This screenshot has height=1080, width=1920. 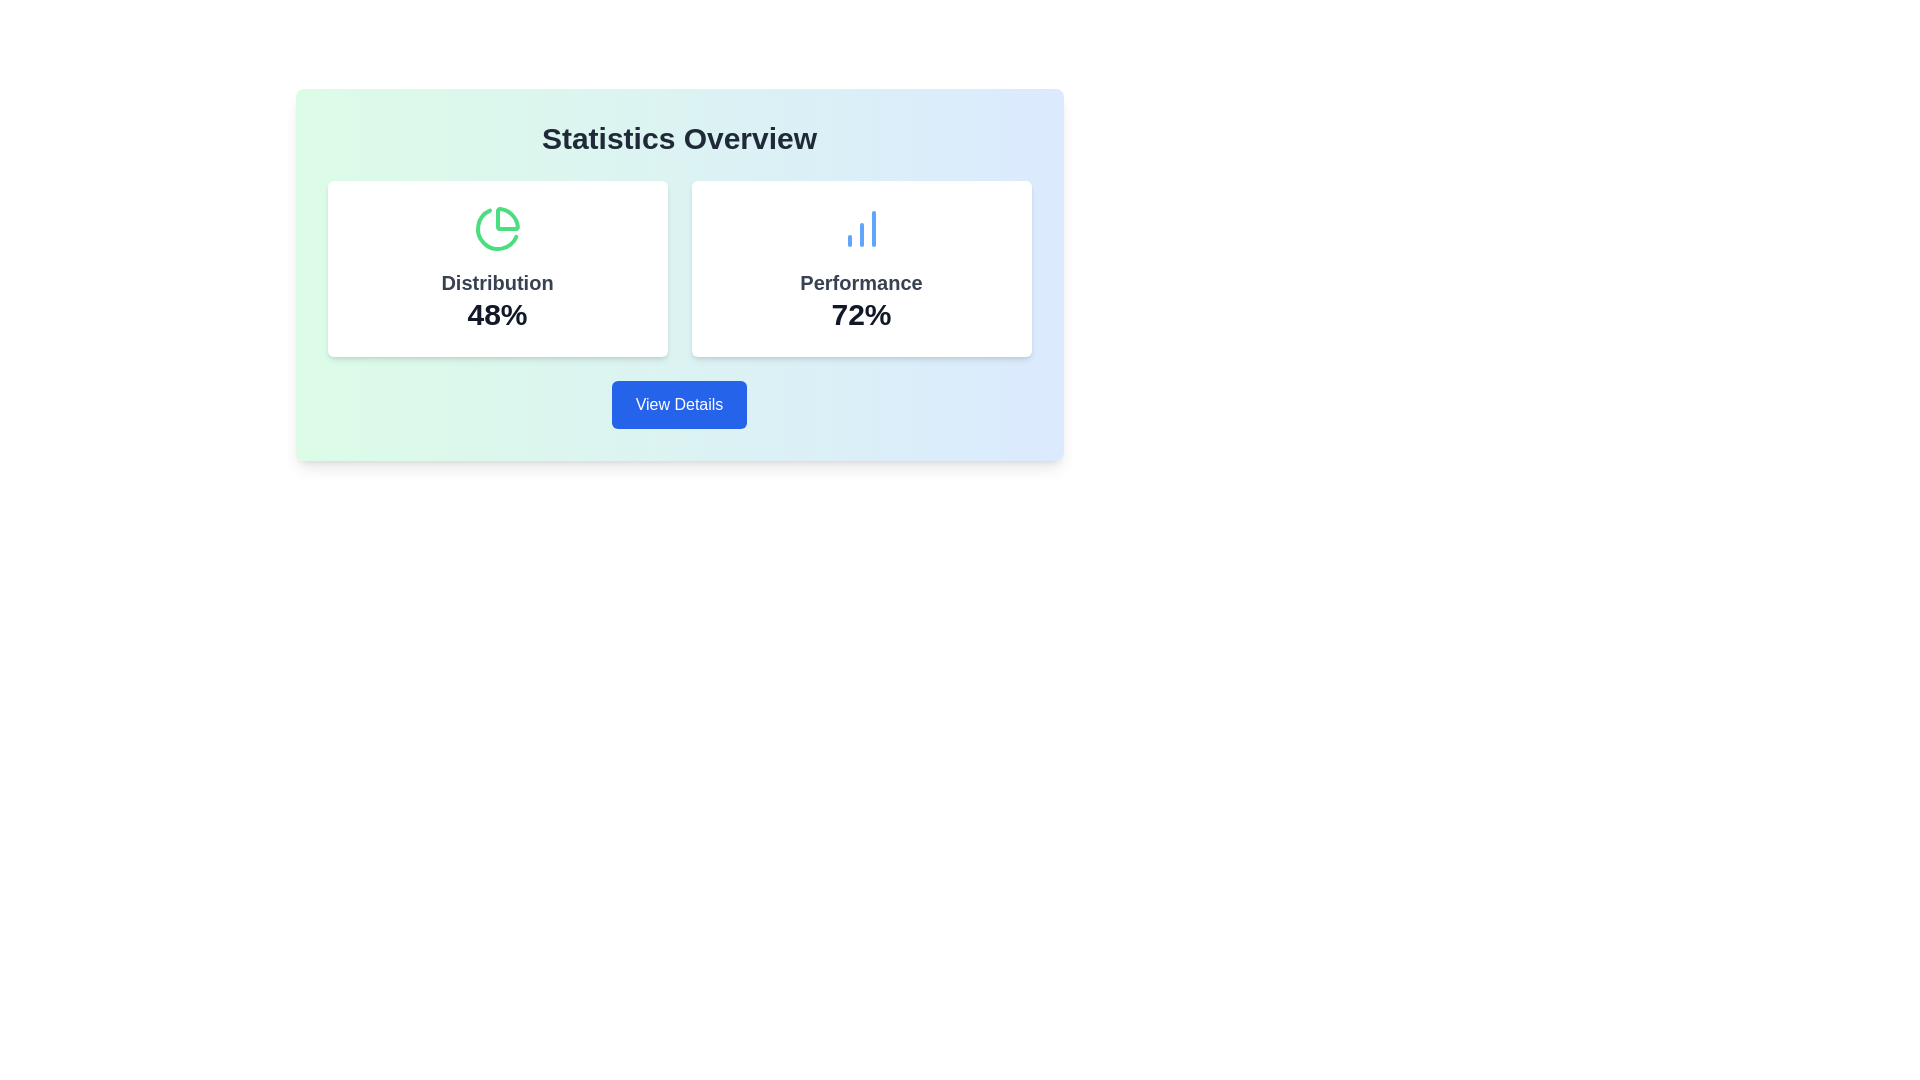 What do you see at coordinates (679, 137) in the screenshot?
I see `the bold heading titled 'Statistics Overview' which is positioned at the top center of its card layout` at bounding box center [679, 137].